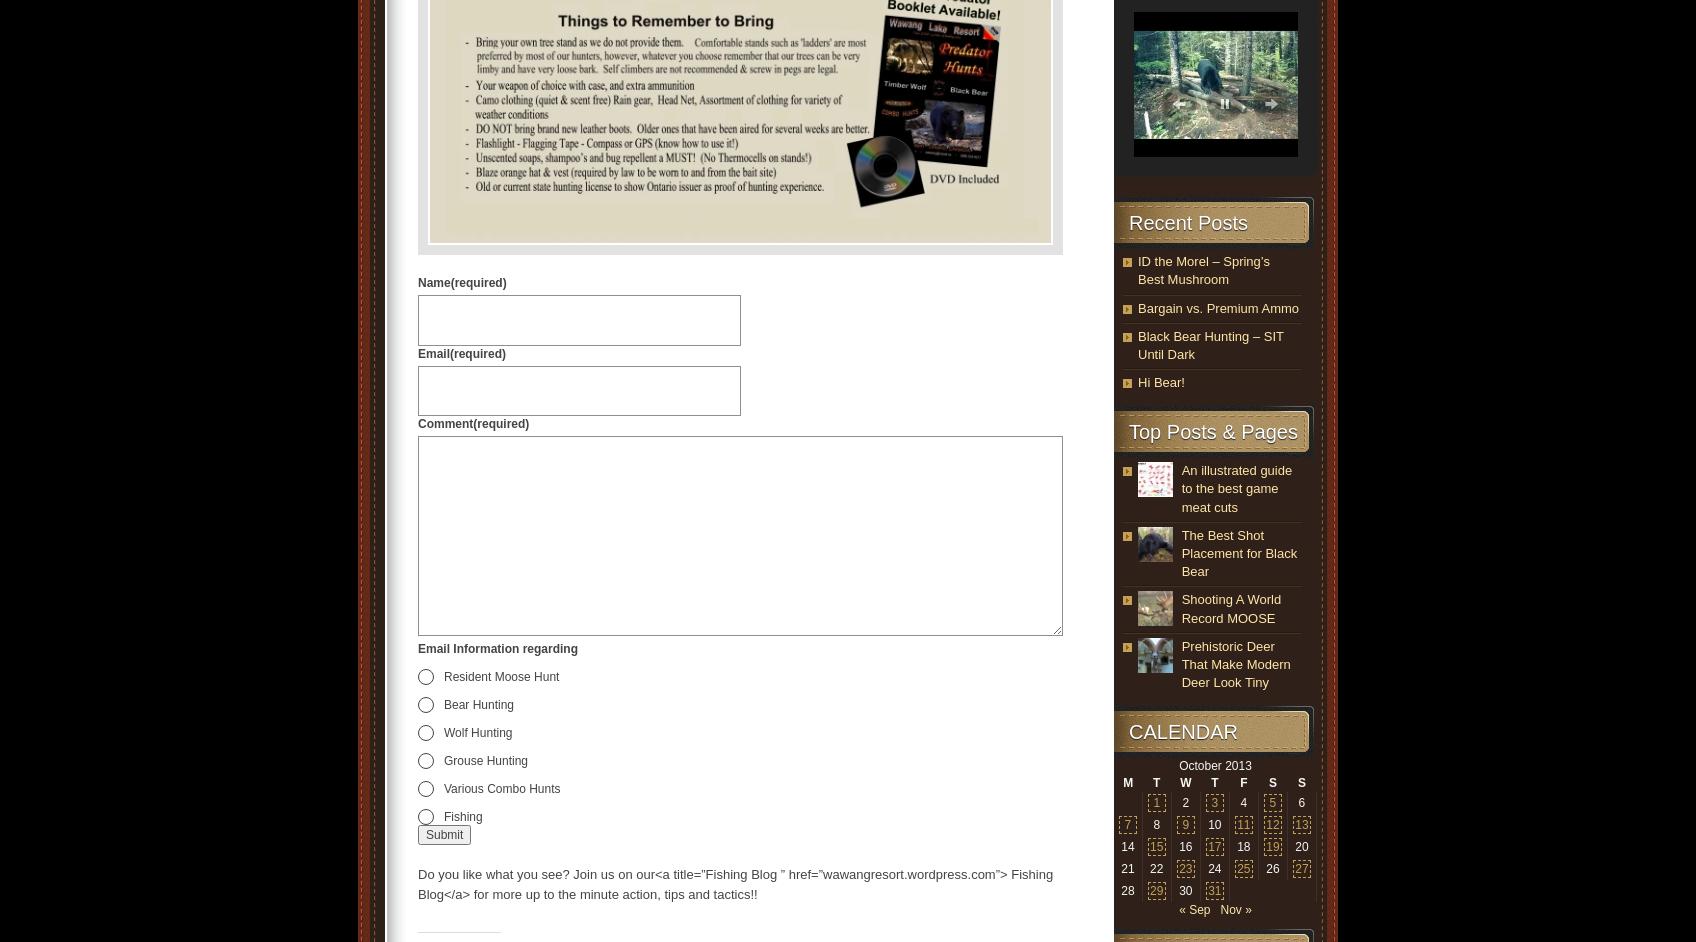  I want to click on '29', so click(1150, 890).